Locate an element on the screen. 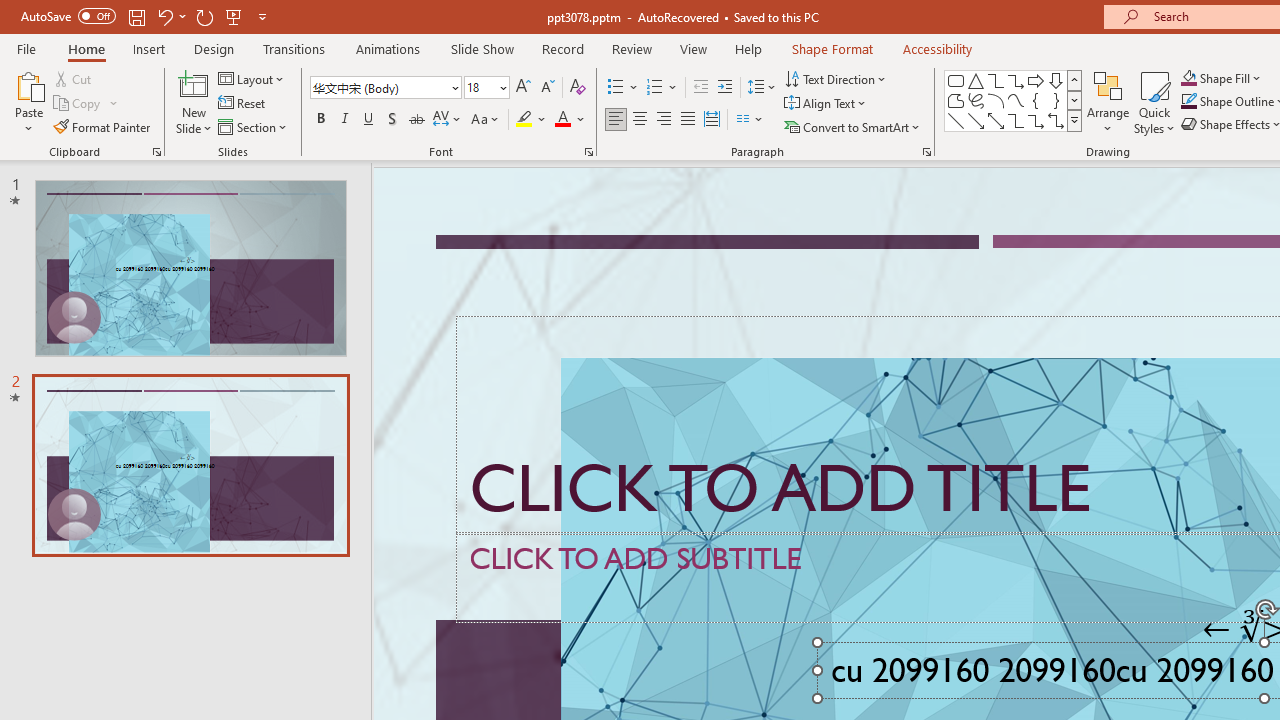 This screenshot has height=720, width=1280. 'Connector: Elbow Double-Arrow' is located at coordinates (1055, 120).